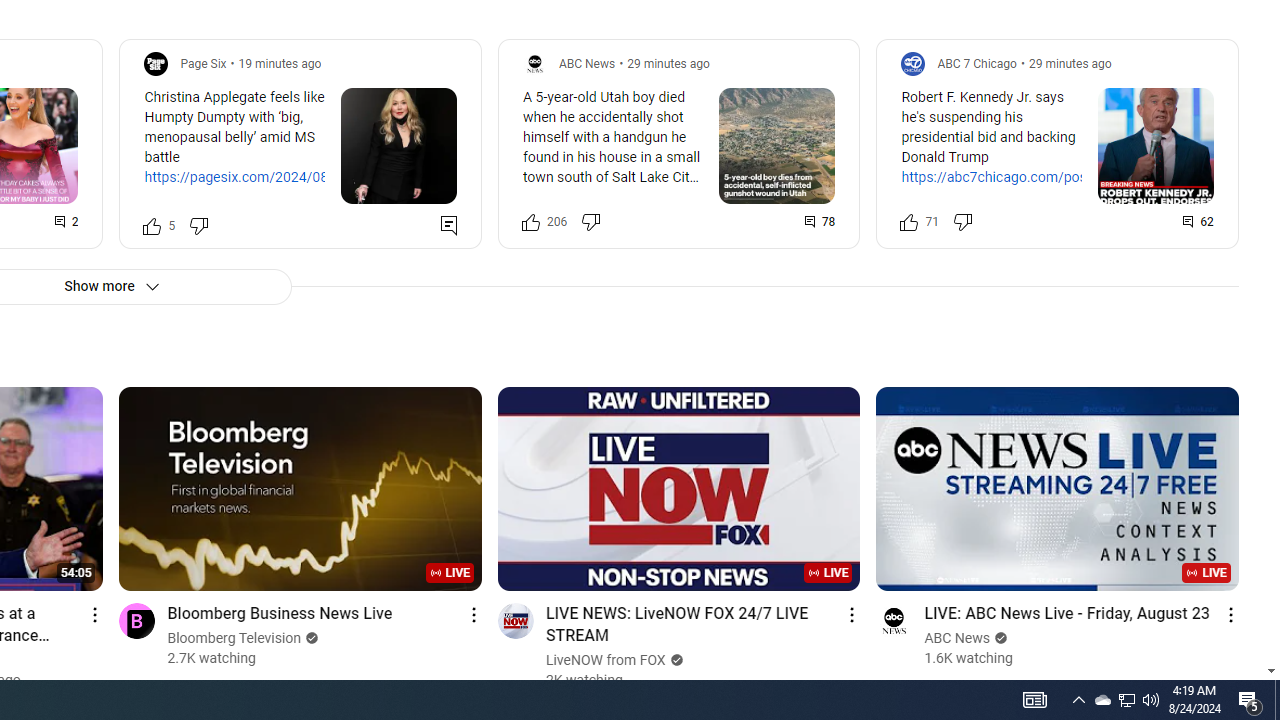 The width and height of the screenshot is (1280, 720). Describe the element at coordinates (957, 638) in the screenshot. I see `'ABC News'` at that location.